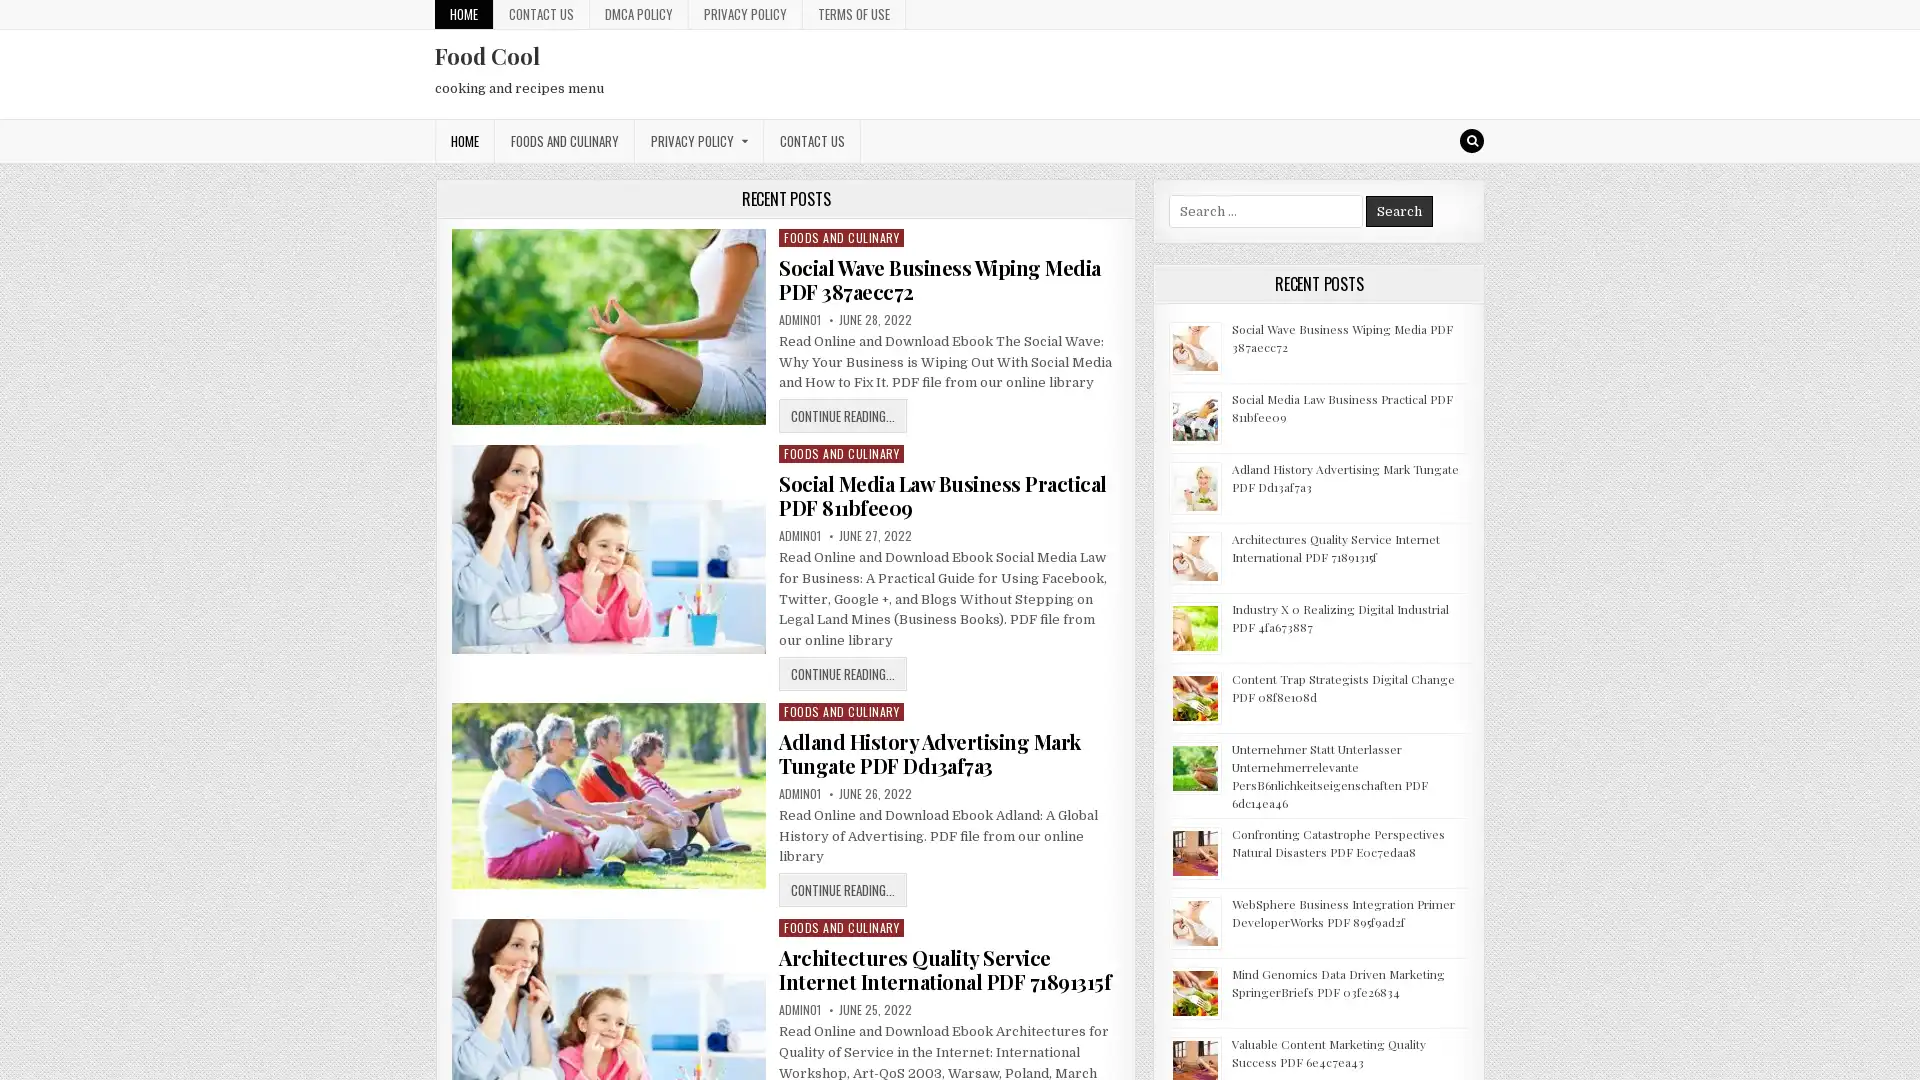 Image resolution: width=1920 pixels, height=1080 pixels. I want to click on Search, so click(1398, 211).